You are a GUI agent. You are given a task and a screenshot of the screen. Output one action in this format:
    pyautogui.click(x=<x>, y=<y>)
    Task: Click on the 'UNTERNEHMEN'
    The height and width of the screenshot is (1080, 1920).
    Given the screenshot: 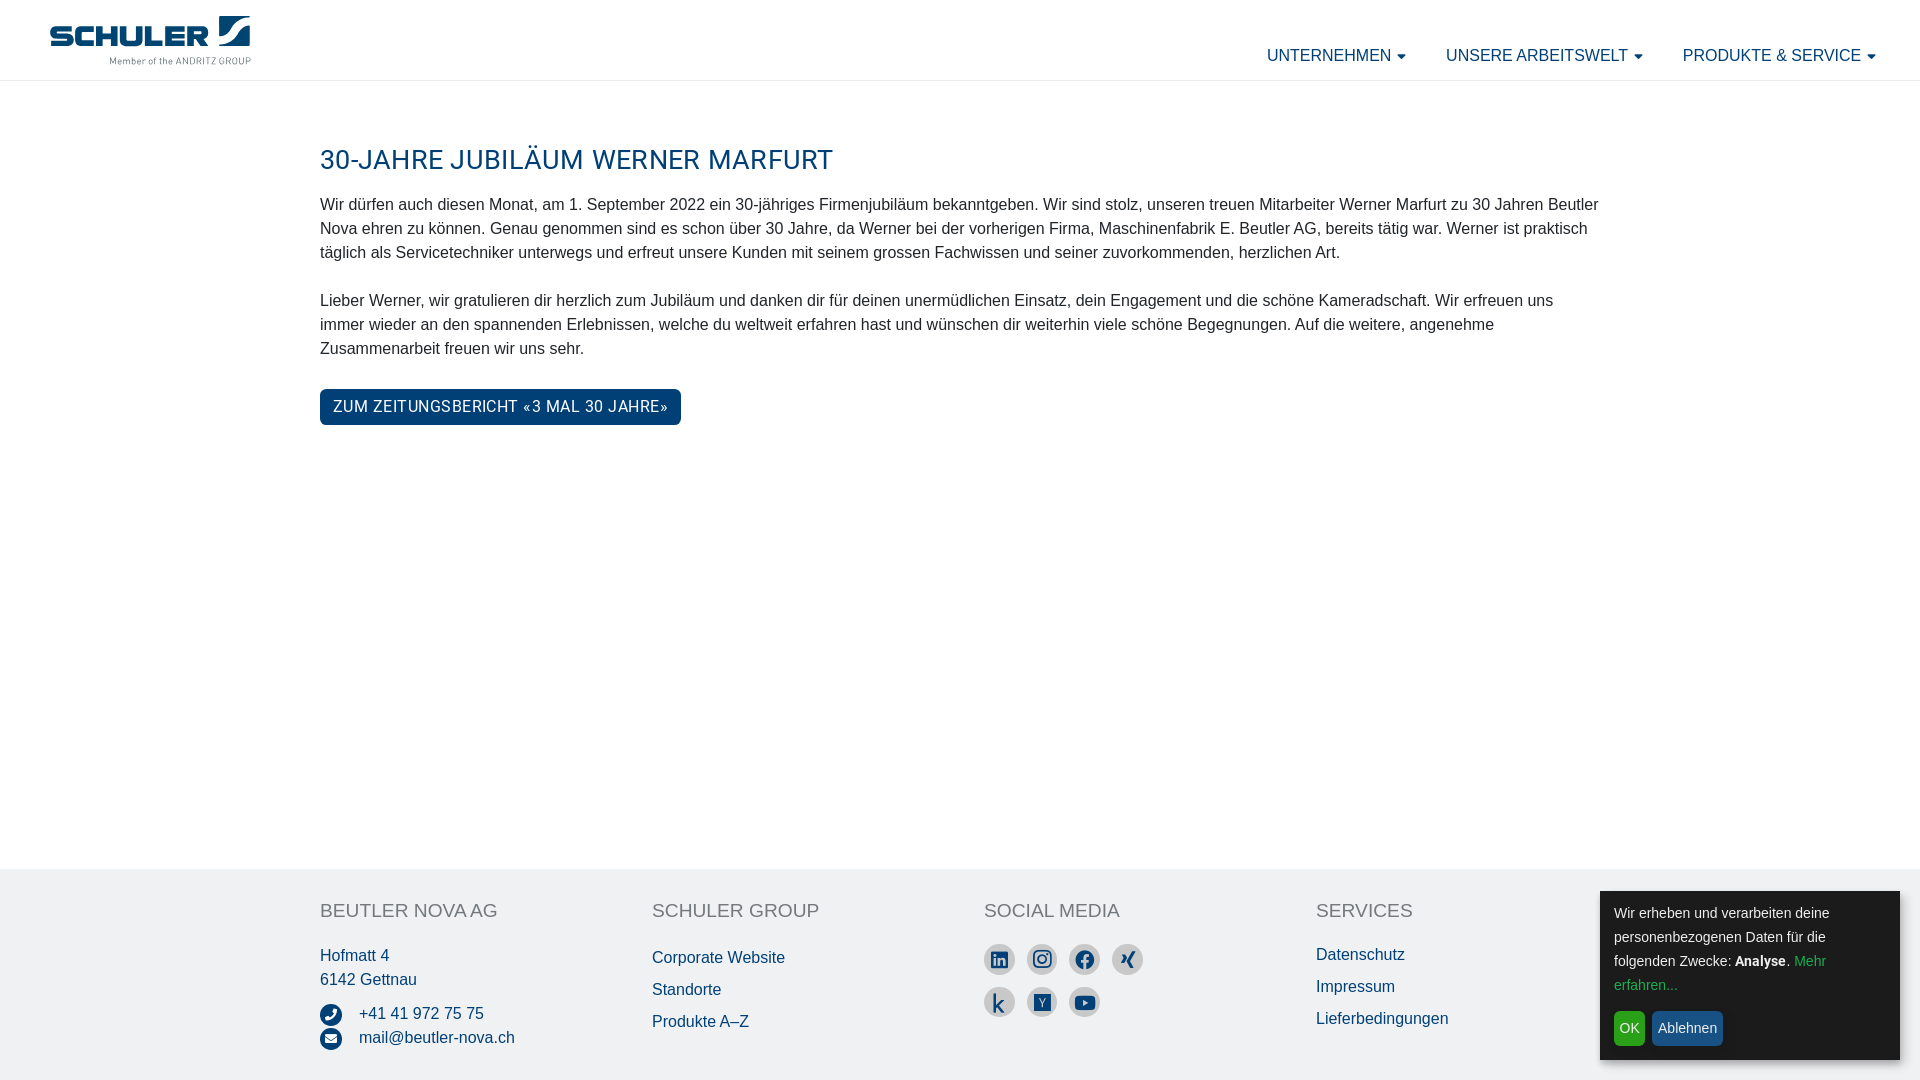 What is the action you would take?
    pyautogui.click(x=1336, y=55)
    